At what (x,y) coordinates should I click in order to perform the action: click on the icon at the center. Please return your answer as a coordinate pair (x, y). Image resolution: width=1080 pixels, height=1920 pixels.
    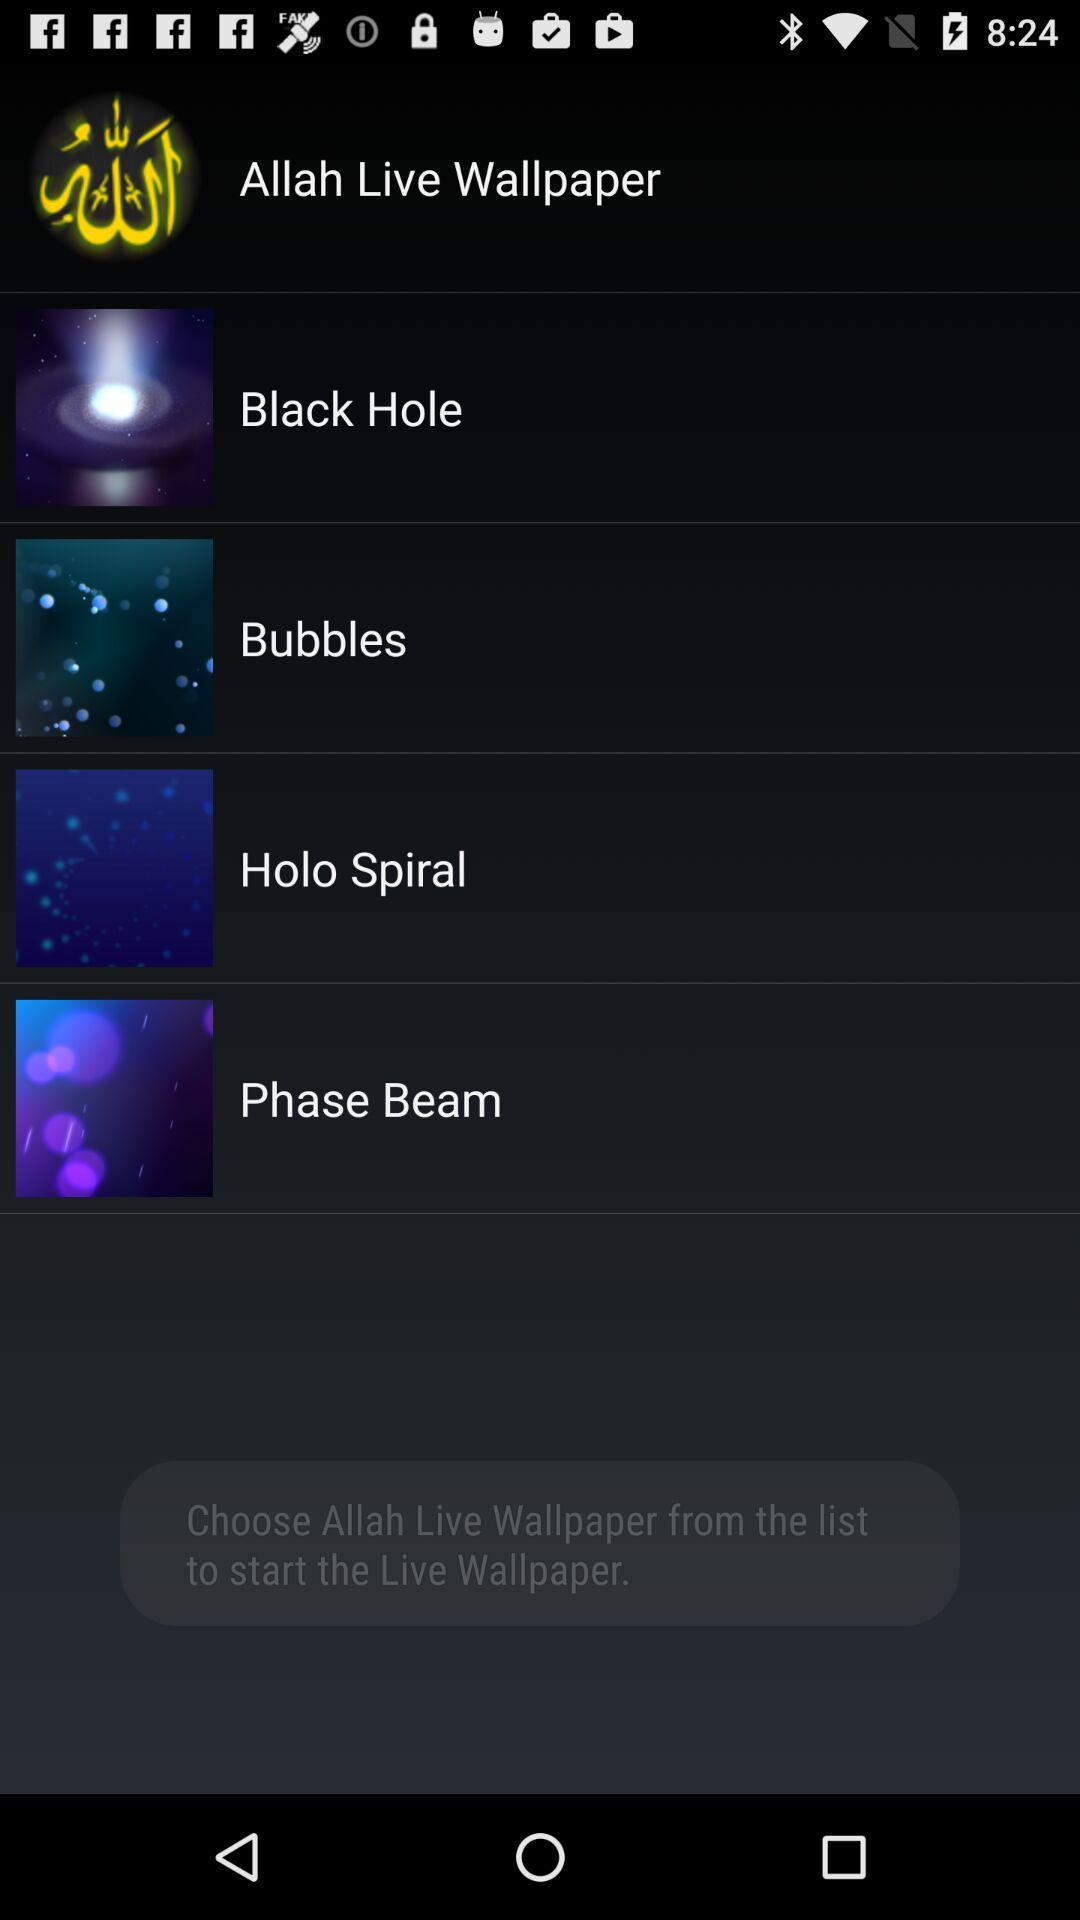
    Looking at the image, I should click on (370, 1097).